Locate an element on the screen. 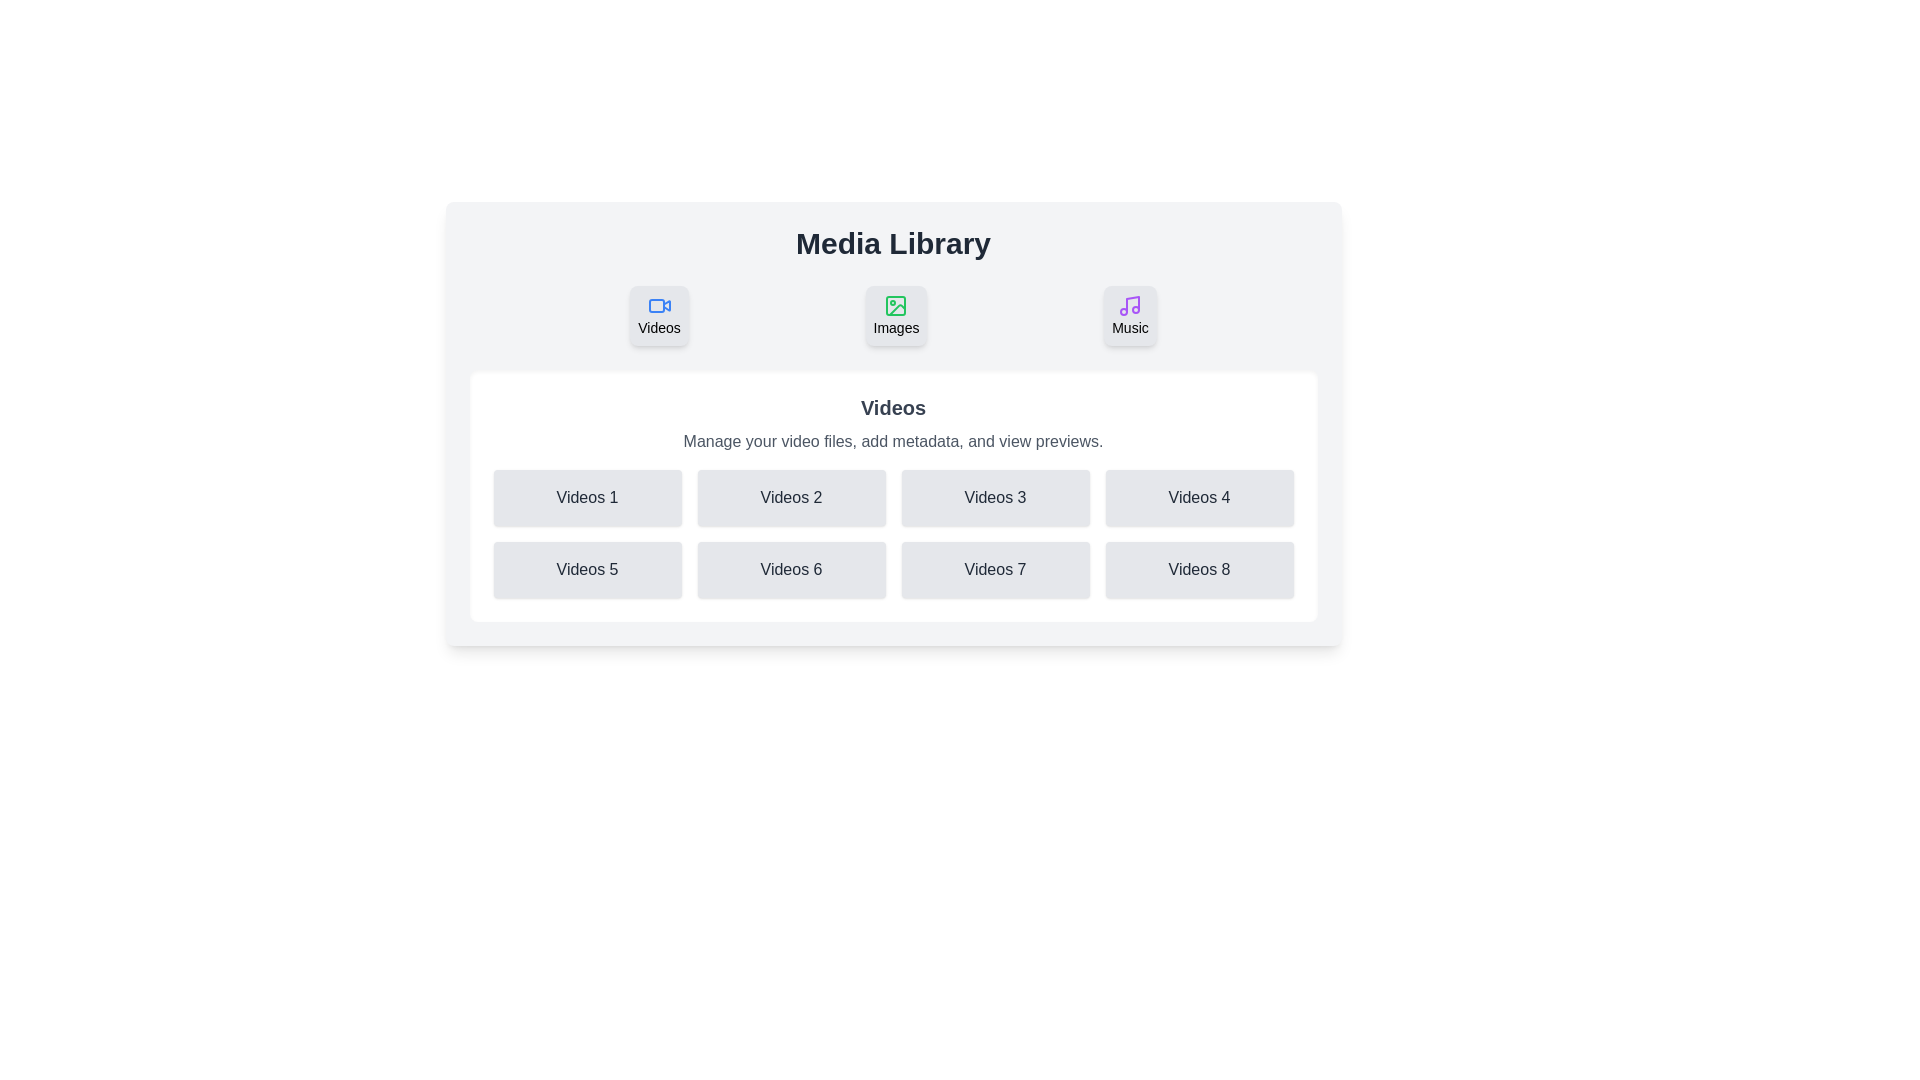 The image size is (1920, 1080). the Videos tab to switch views is located at coordinates (659, 315).